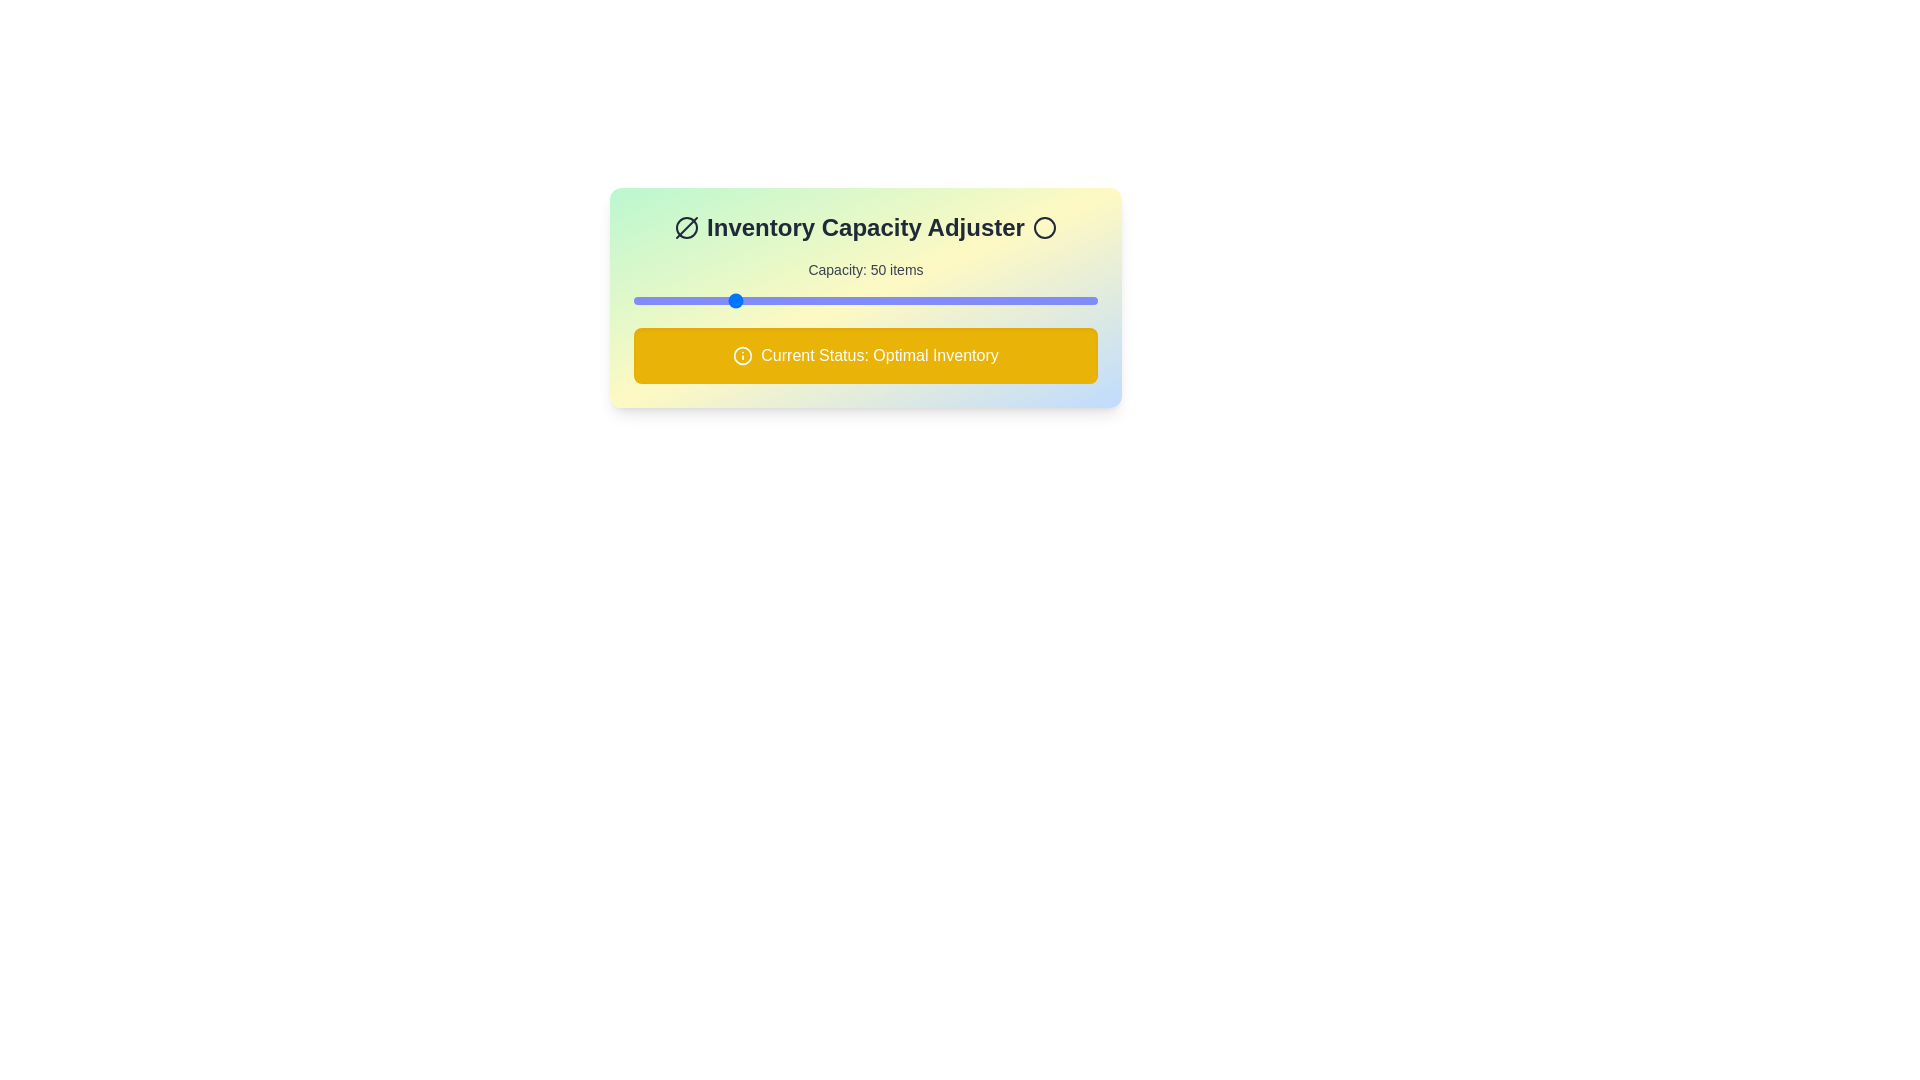 The image size is (1920, 1080). Describe the element at coordinates (1043, 226) in the screenshot. I see `the Circle icon in the header` at that location.